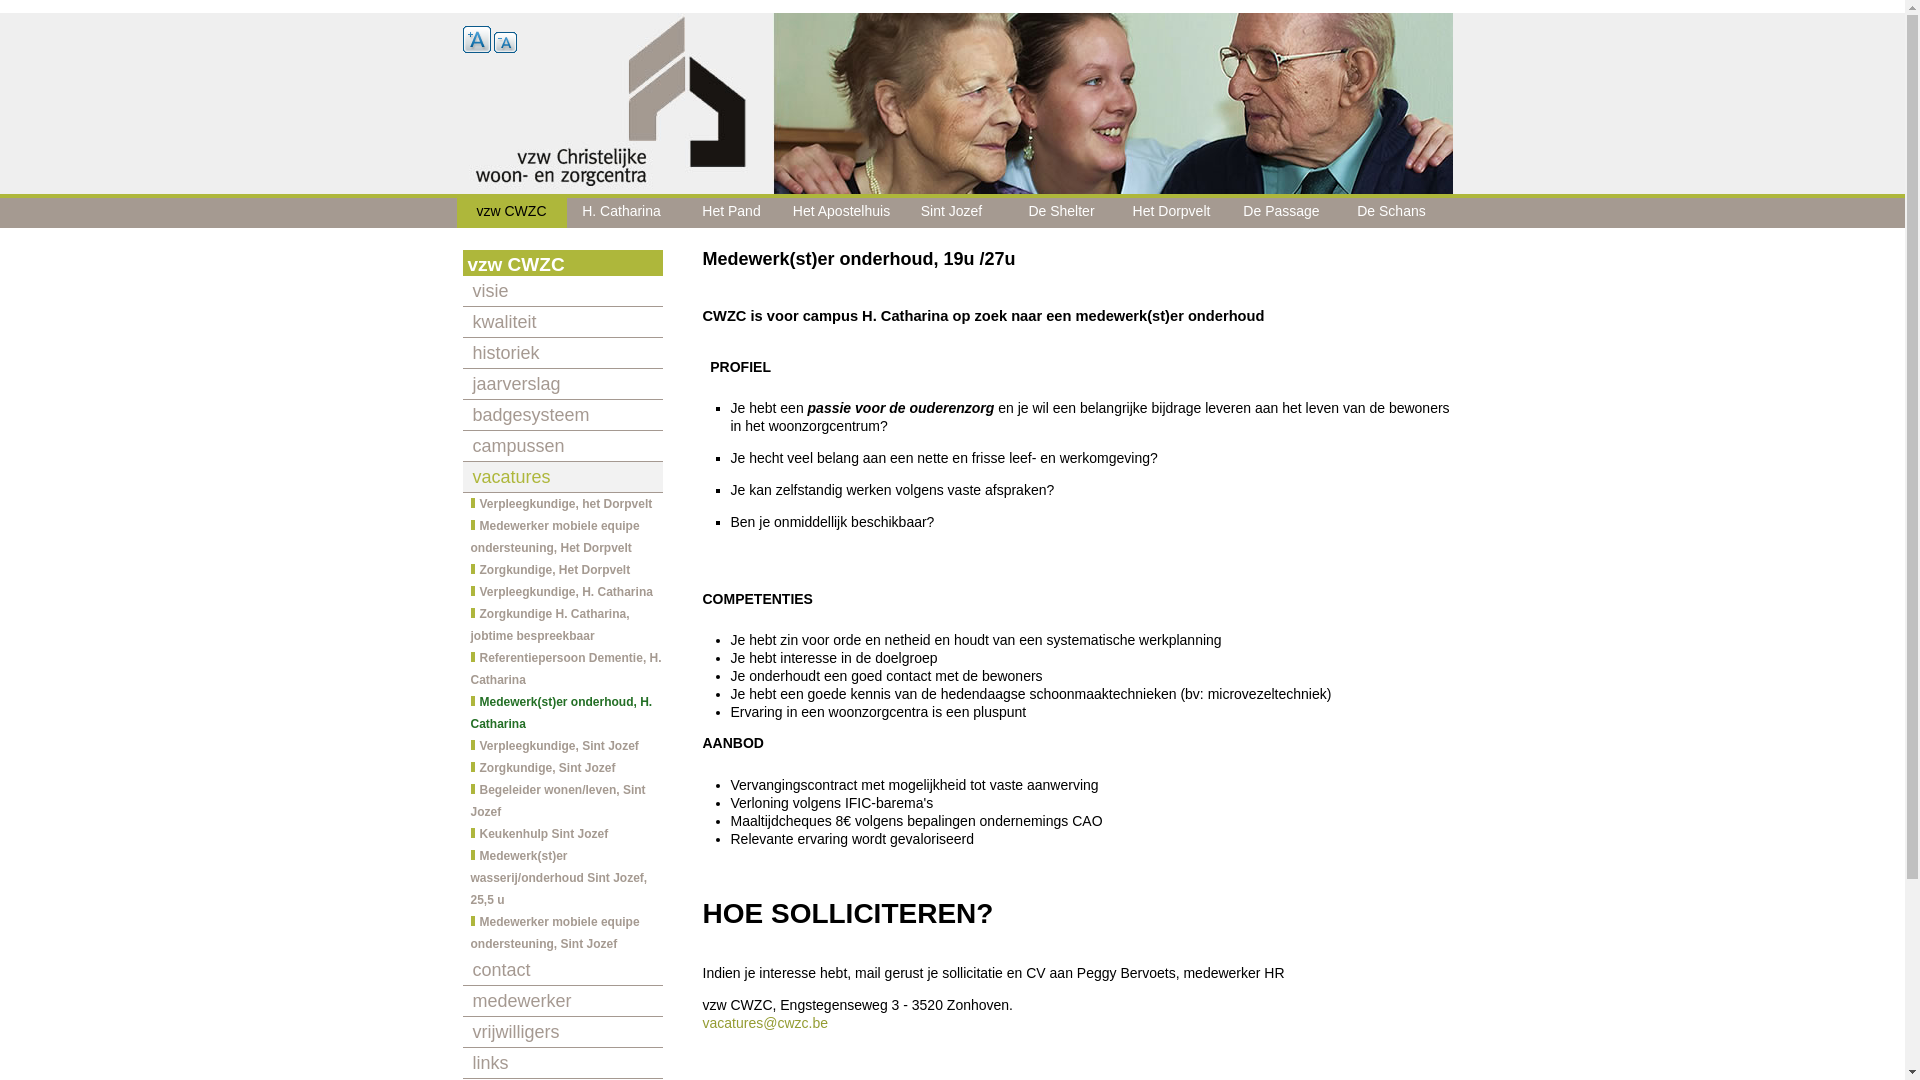 Image resolution: width=1920 pixels, height=1080 pixels. I want to click on 'medewerker', so click(560, 1001).